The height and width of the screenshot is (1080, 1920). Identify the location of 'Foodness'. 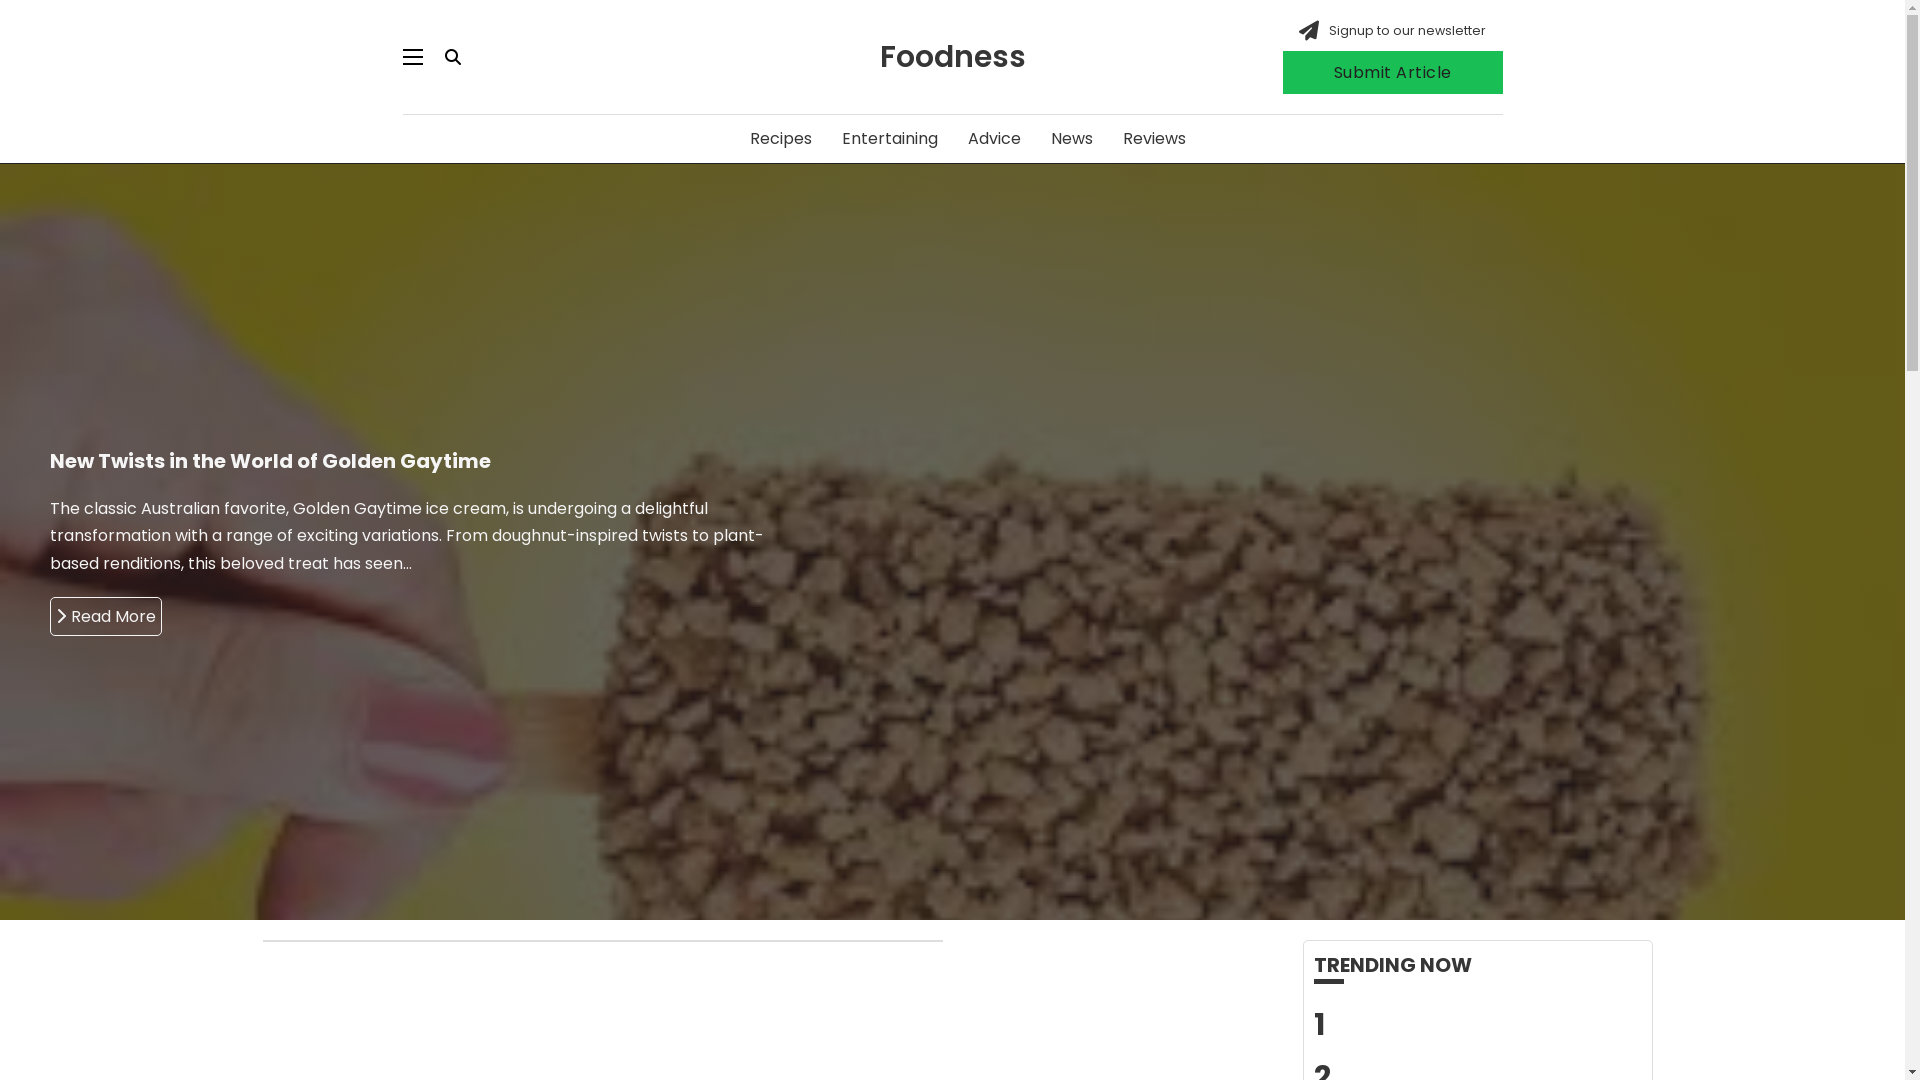
(952, 56).